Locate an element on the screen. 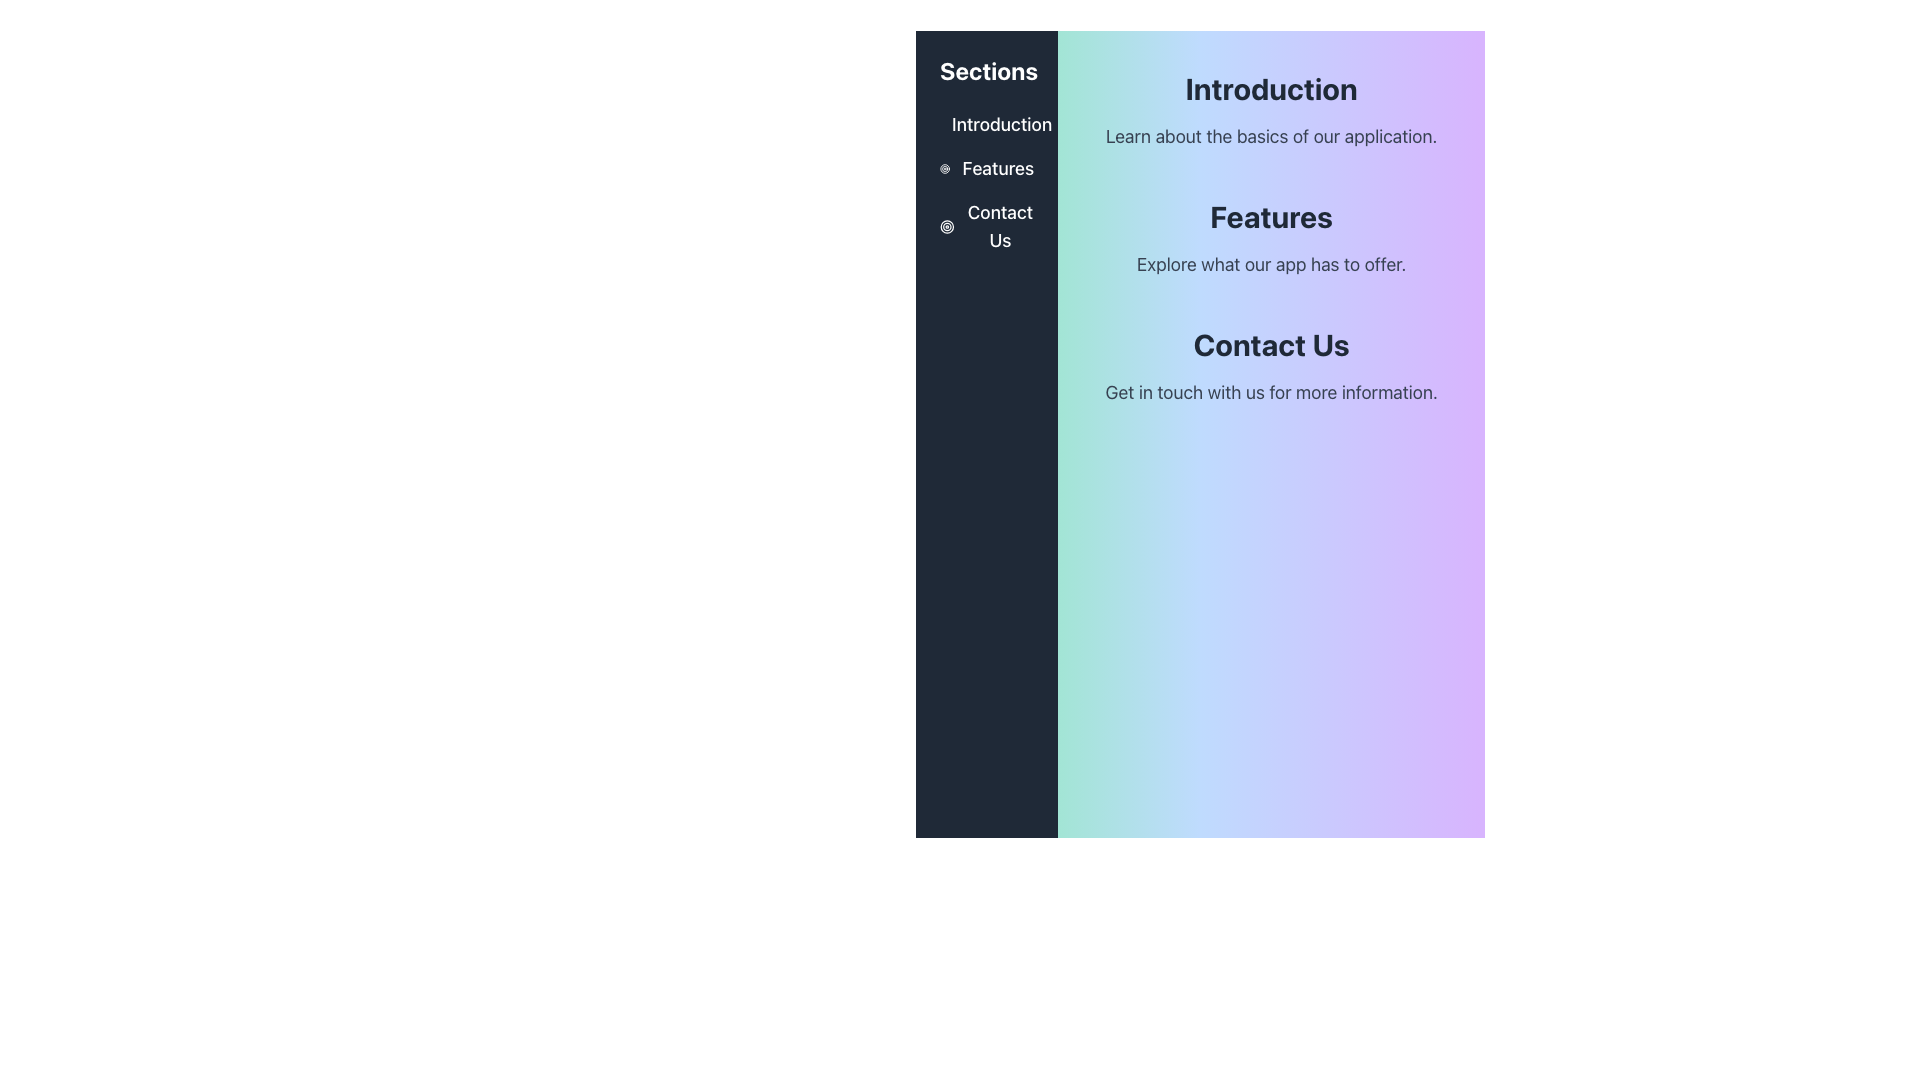 The image size is (1920, 1080). the 'Features' hyperlink in the interactive menu, which is styled with an underline on hover and is the second entry in the sidebar menu is located at coordinates (987, 168).